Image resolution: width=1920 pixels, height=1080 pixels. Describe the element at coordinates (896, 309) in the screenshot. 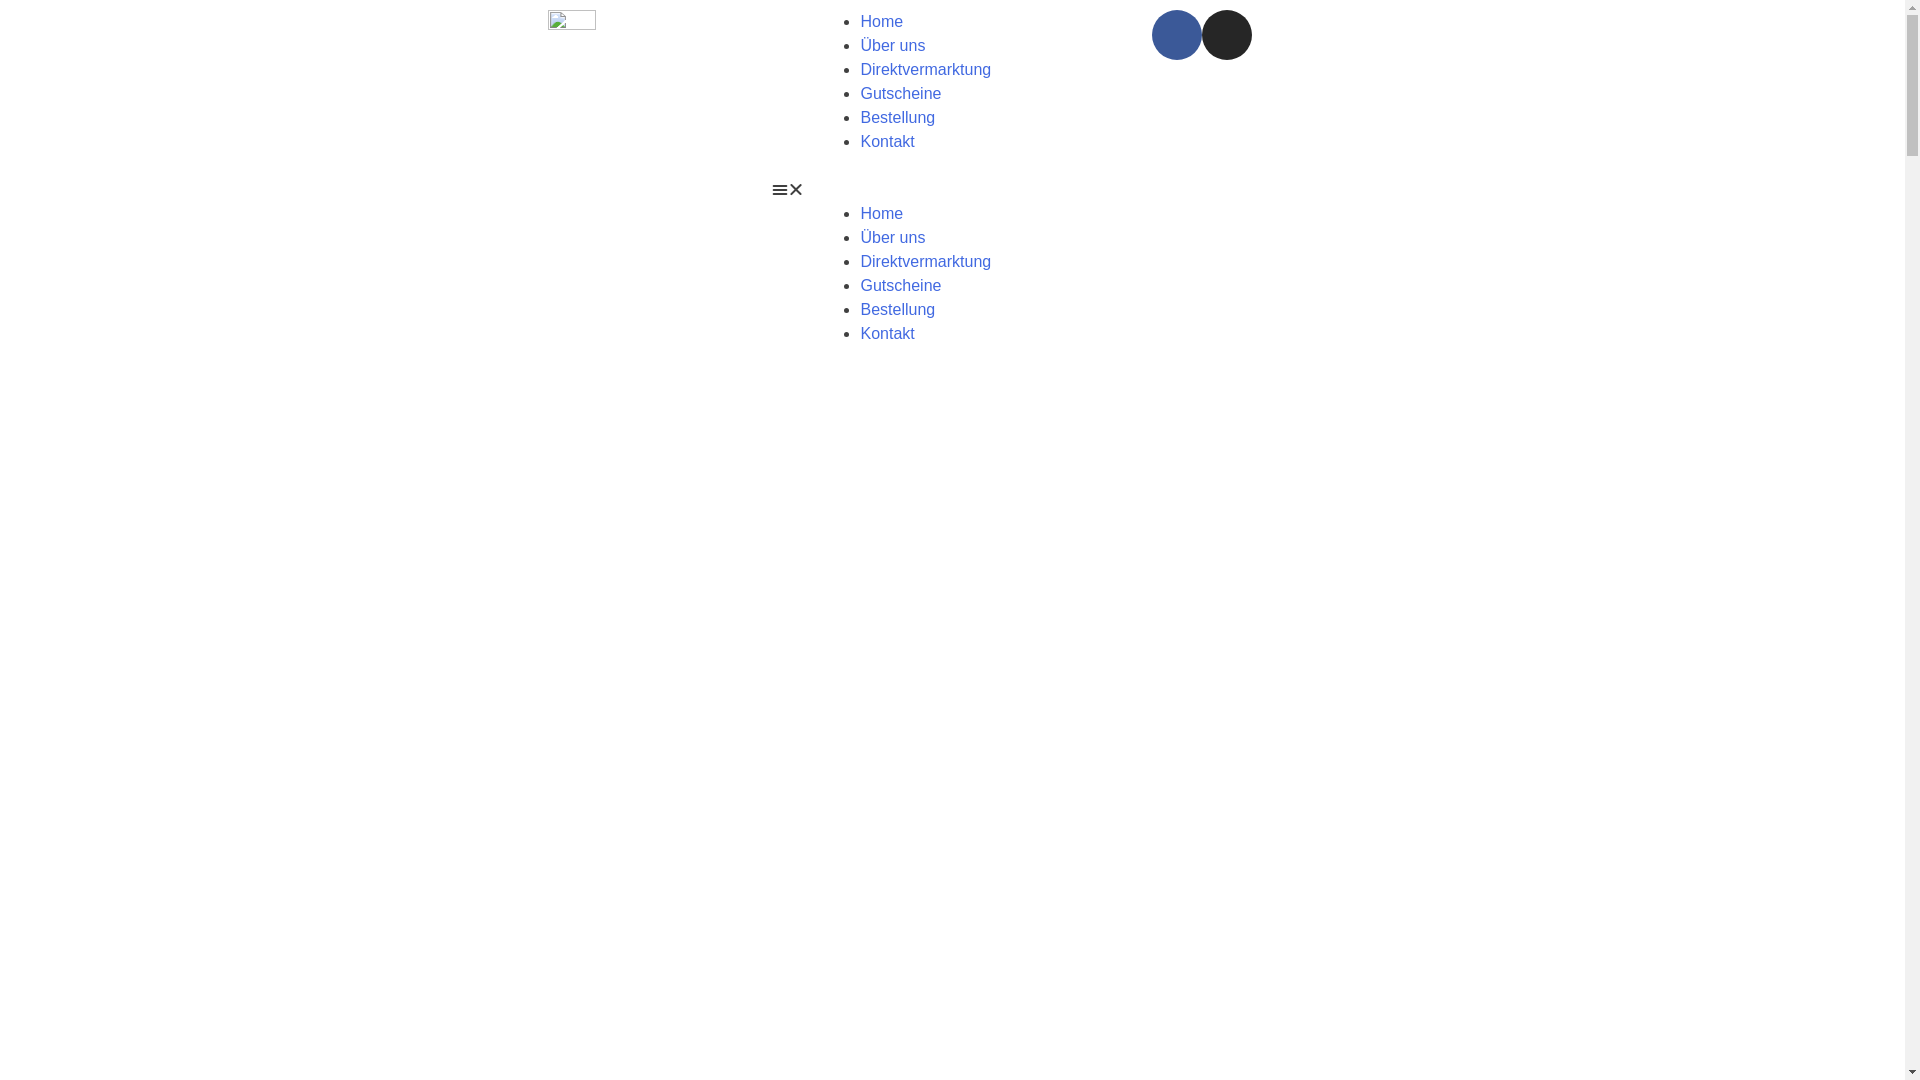

I see `'Bestellung'` at that location.